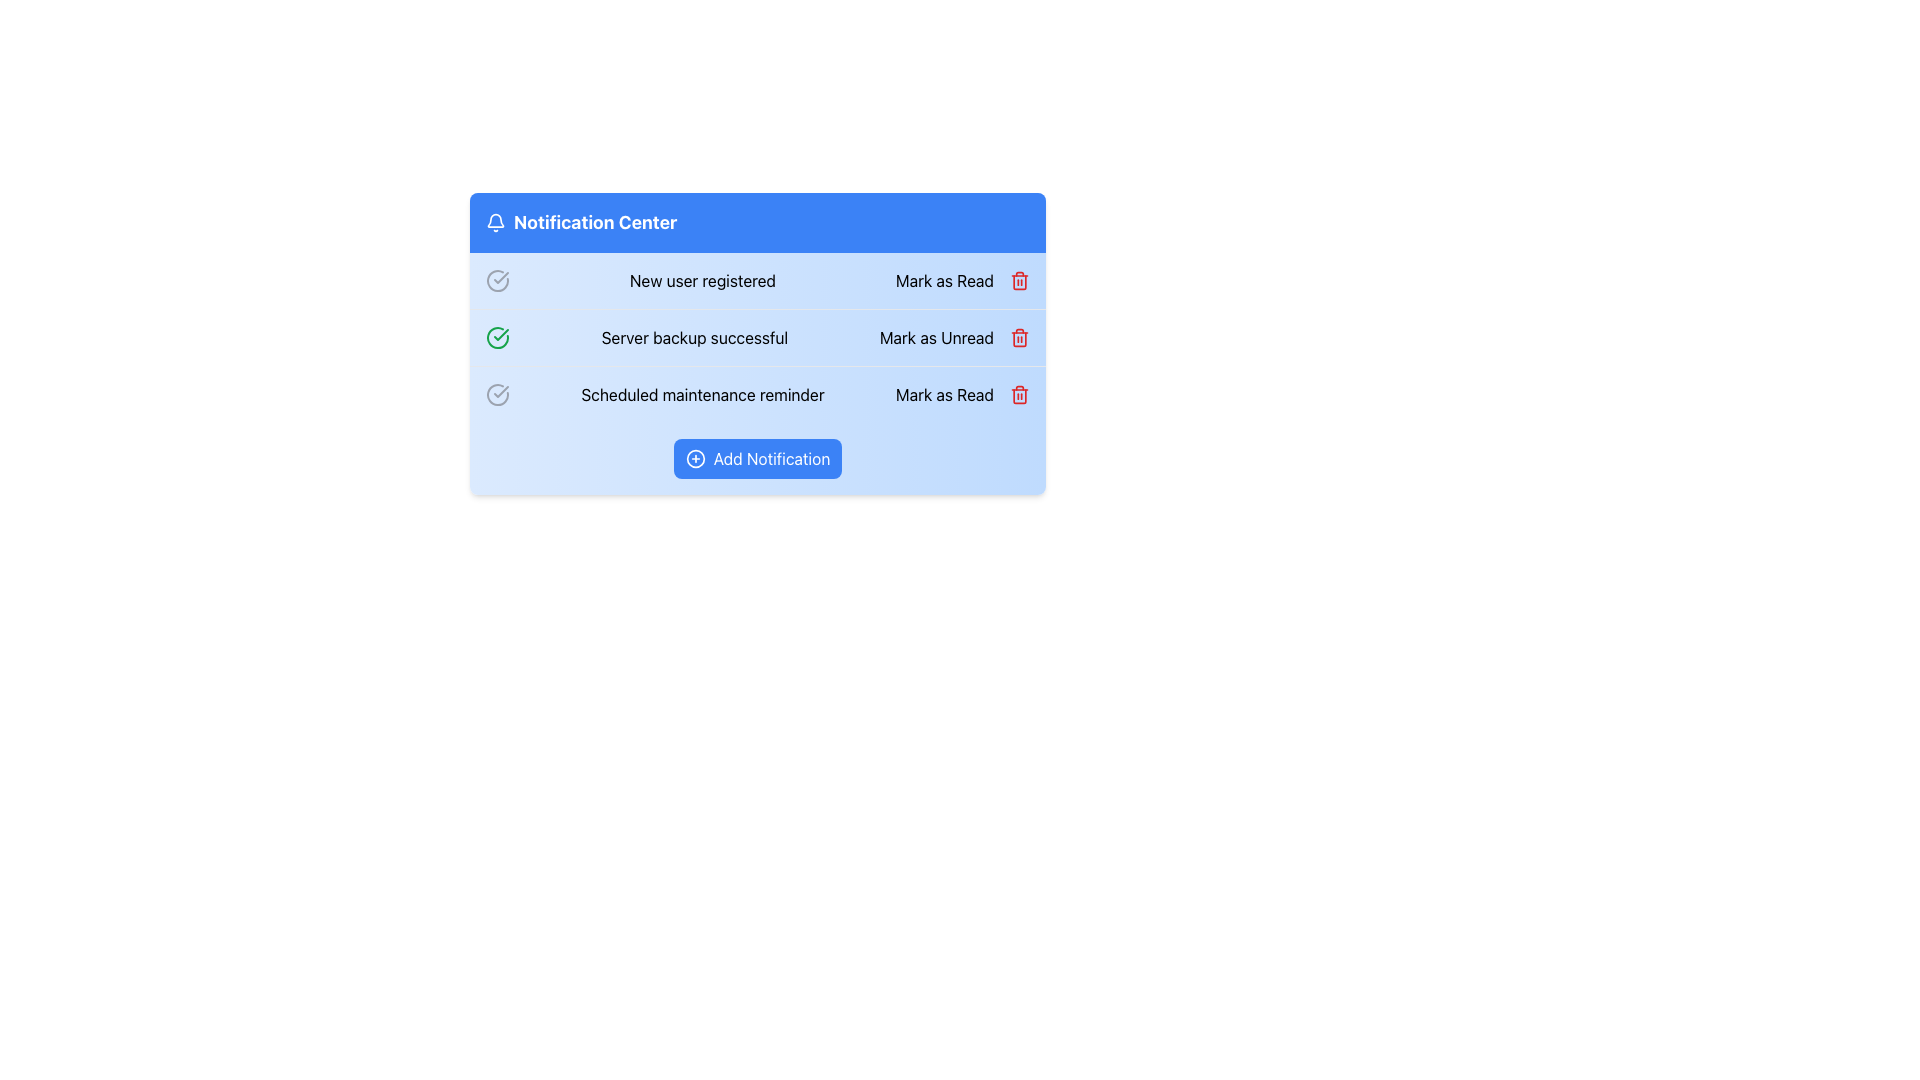  Describe the element at coordinates (498, 337) in the screenshot. I see `the leftmost icon in the second row of the Notification Center, which indicates a successful or completed status` at that location.